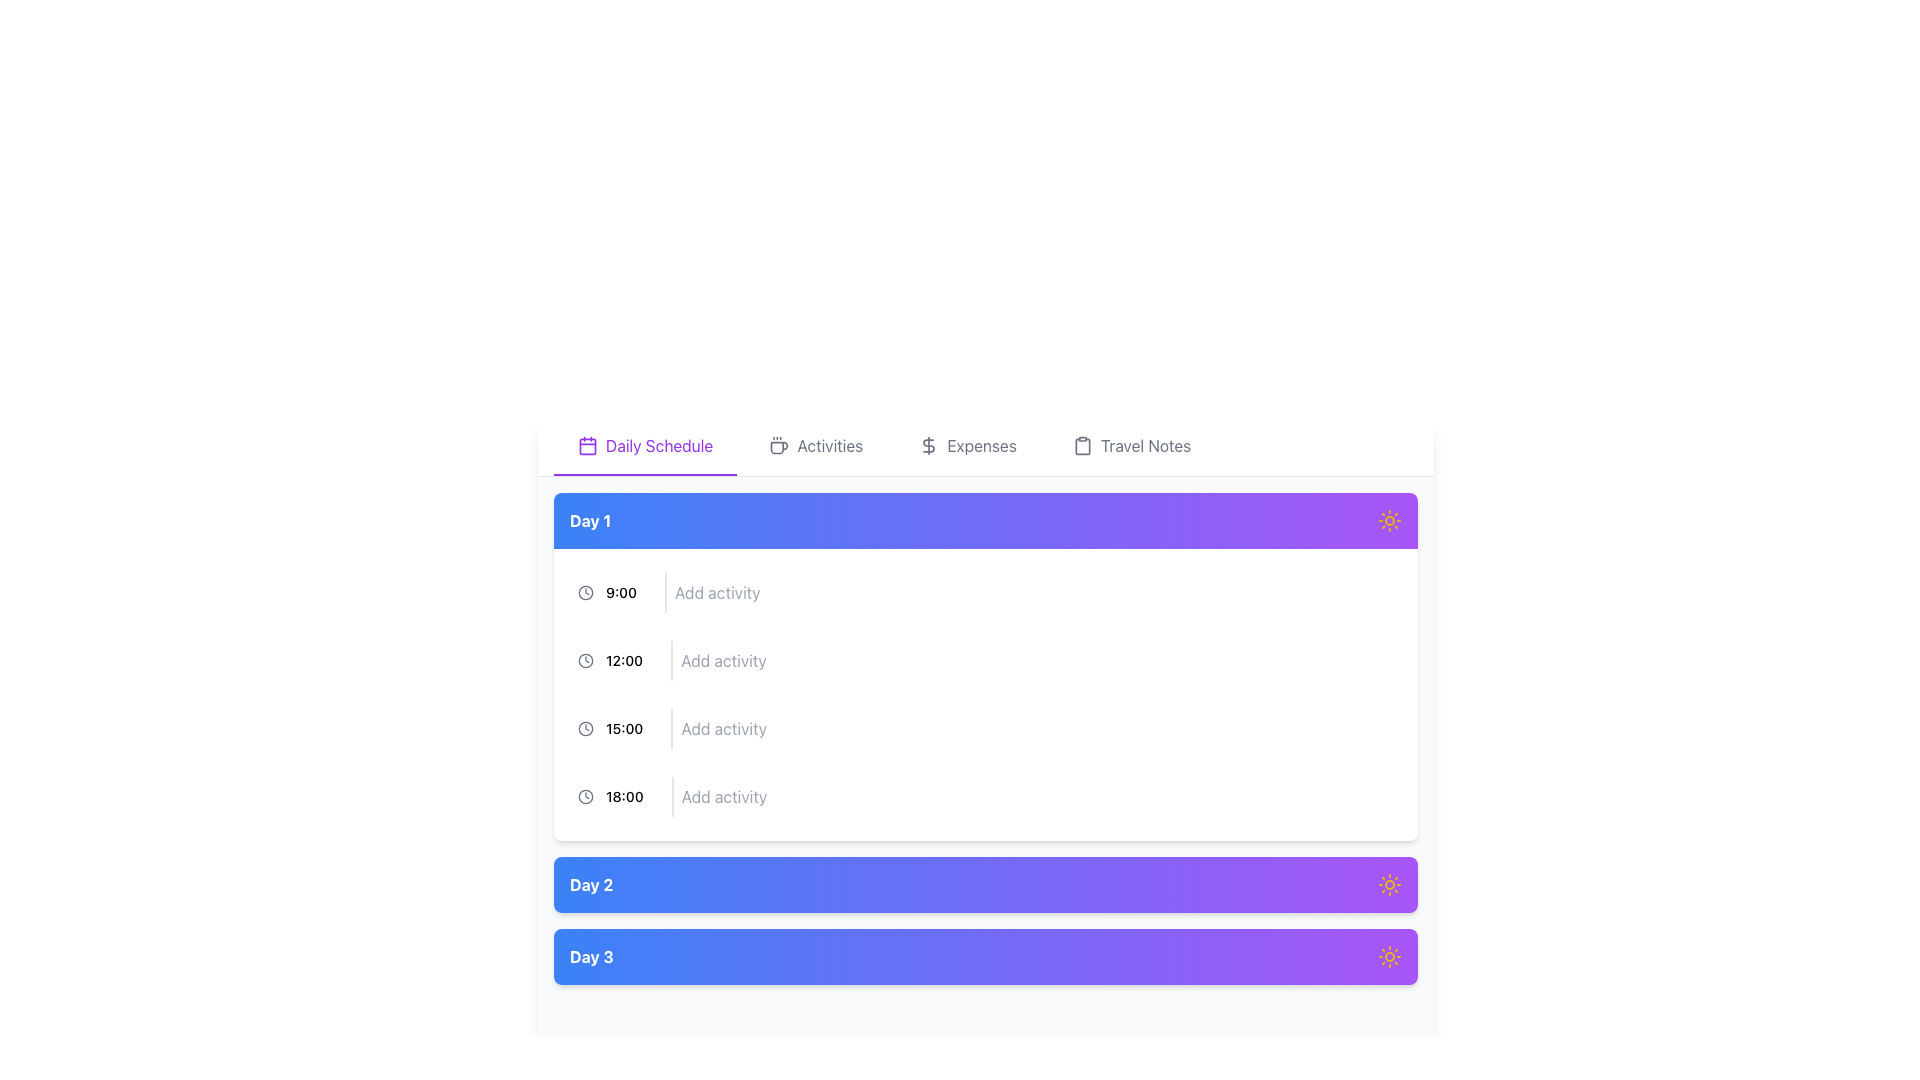 The height and width of the screenshot is (1080, 1920). Describe the element at coordinates (584, 660) in the screenshot. I see `the clock icon located in the '12:00' time row, which is positioned directly to the left of the text '12:00' in the 'Day 1' section of the schedule` at that location.